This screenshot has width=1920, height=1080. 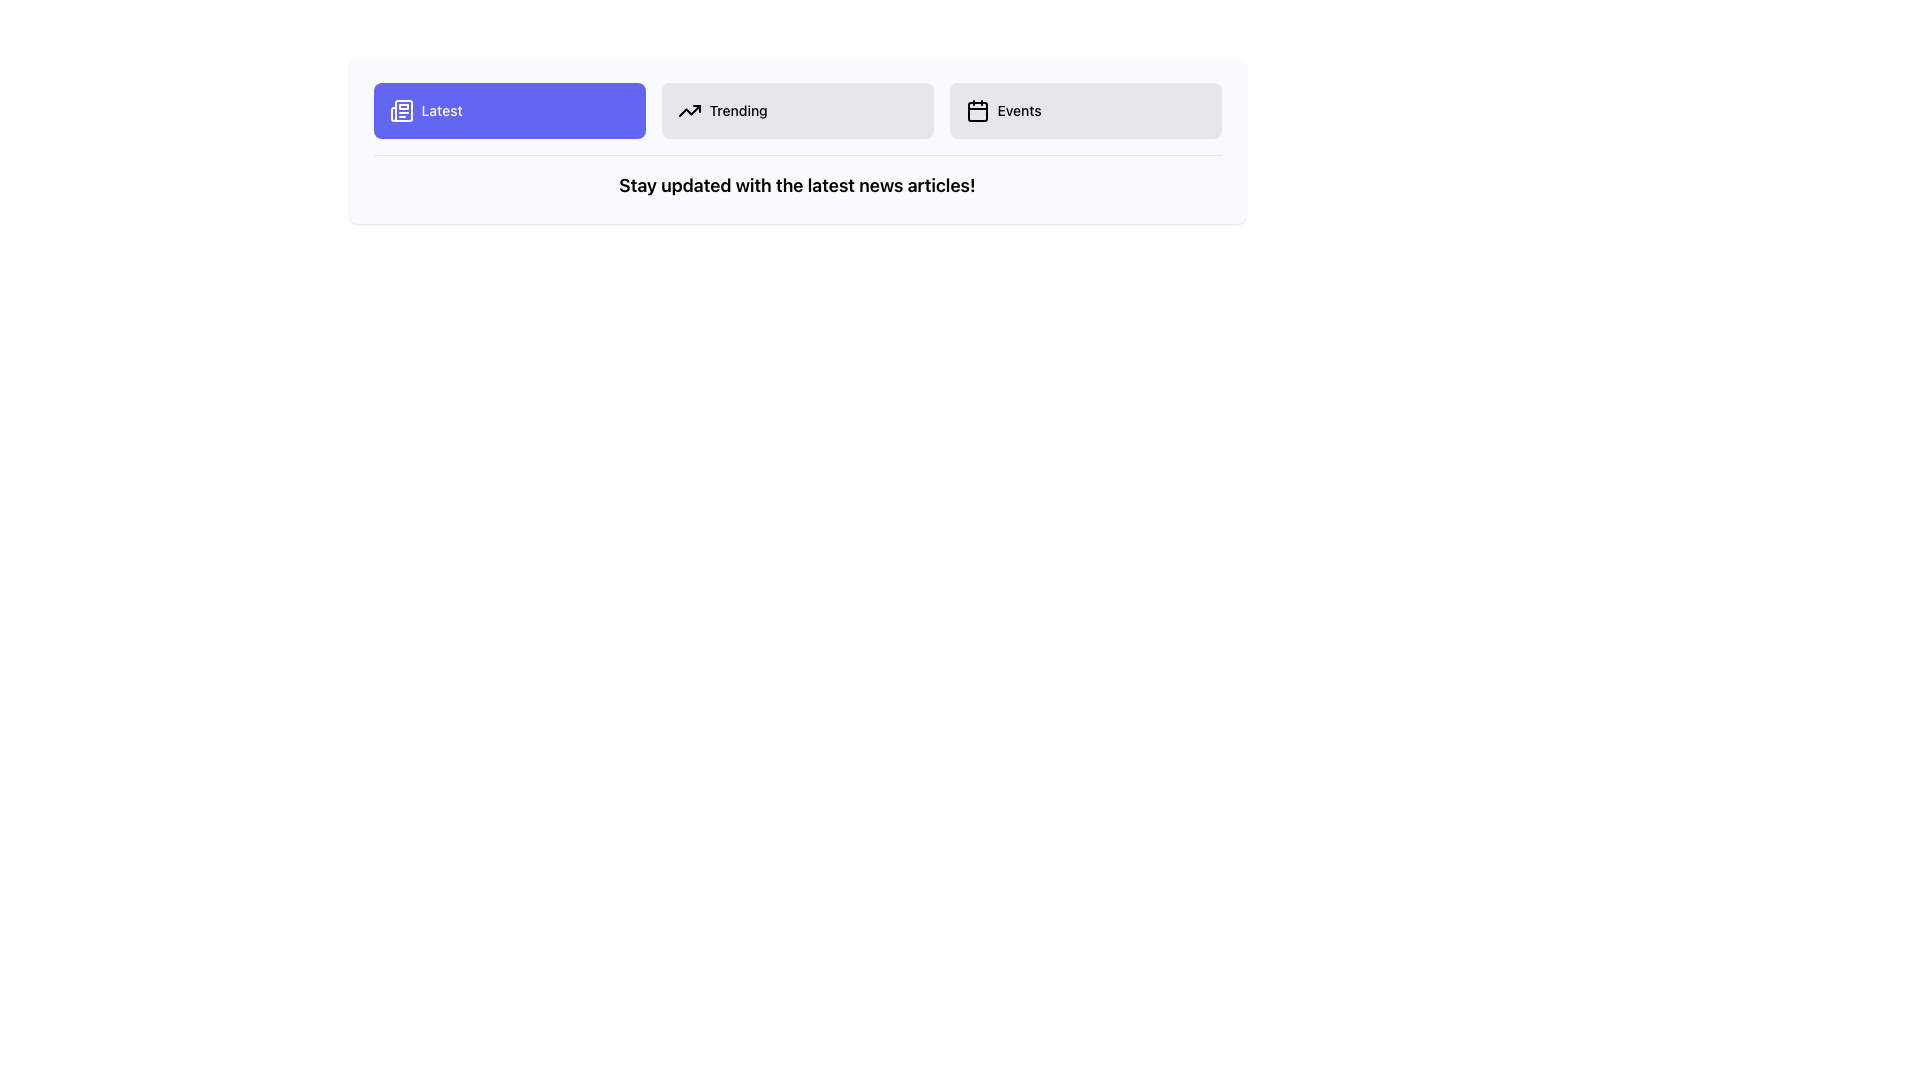 What do you see at coordinates (400, 111) in the screenshot?
I see `the 'Latest' navigation button, which is represented by an icon located to the left of the text 'Latest' within a blue button area` at bounding box center [400, 111].